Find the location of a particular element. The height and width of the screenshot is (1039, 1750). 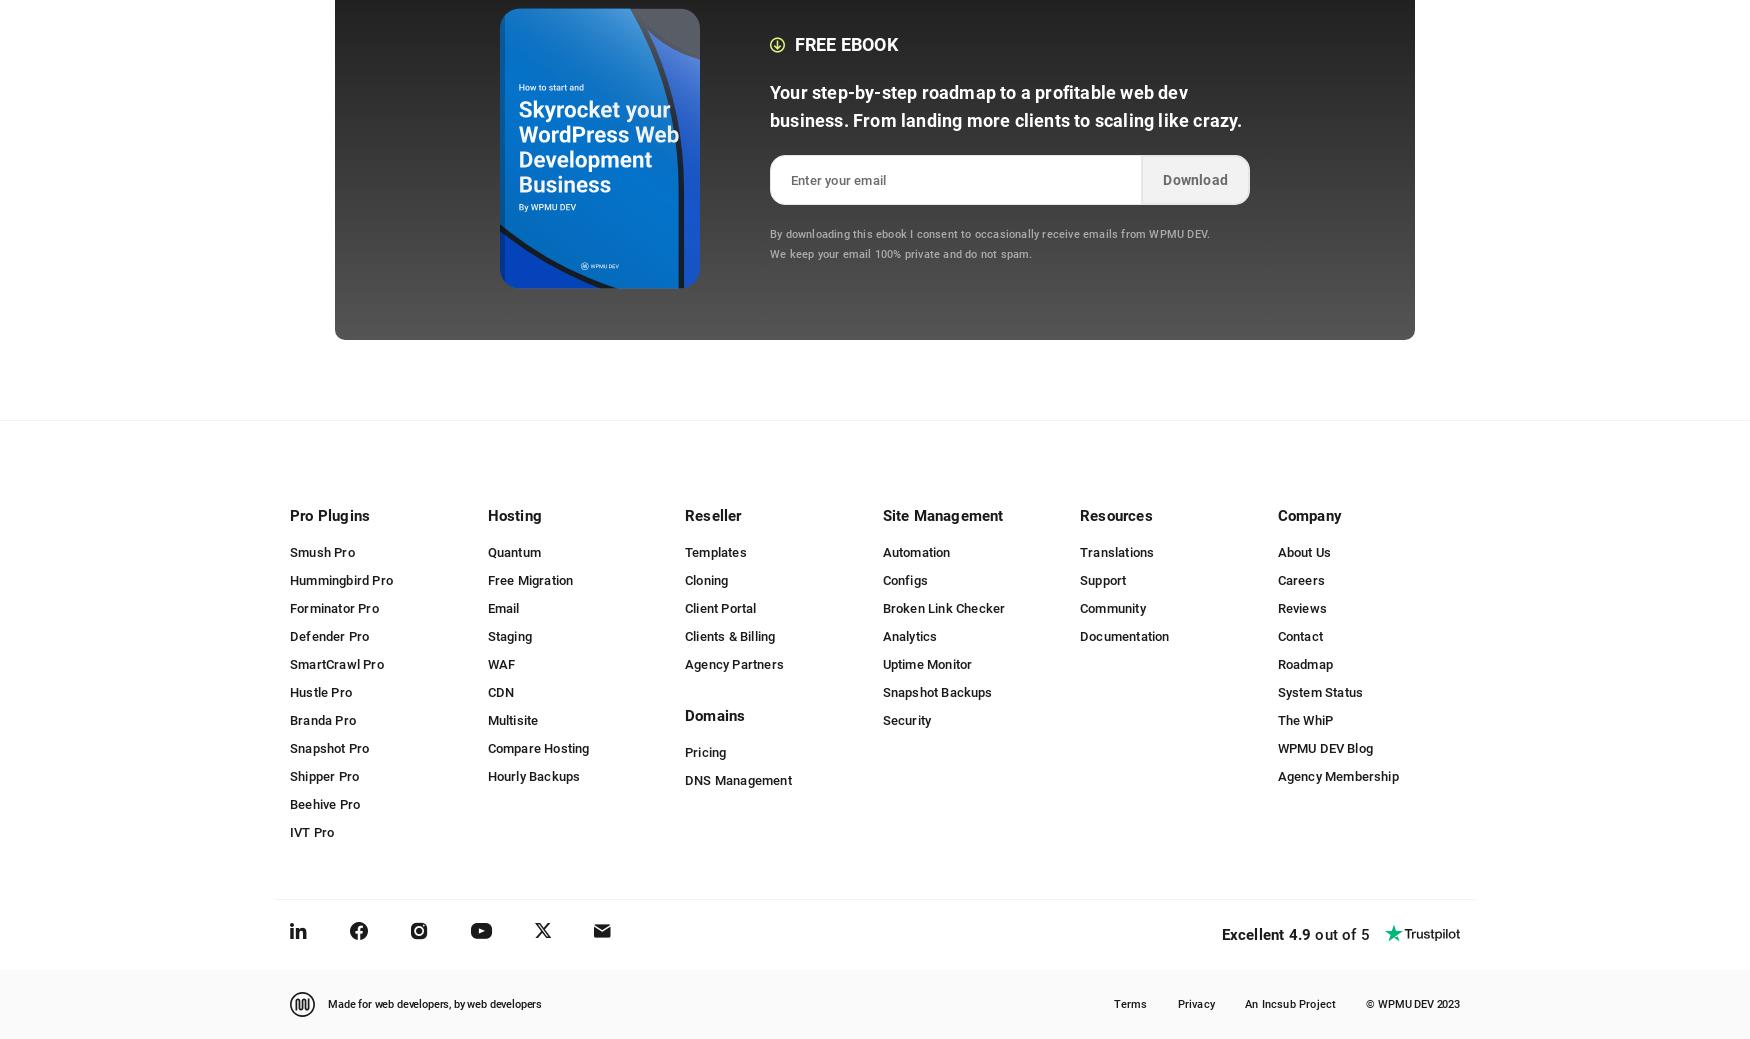

'Security' is located at coordinates (905, 718).